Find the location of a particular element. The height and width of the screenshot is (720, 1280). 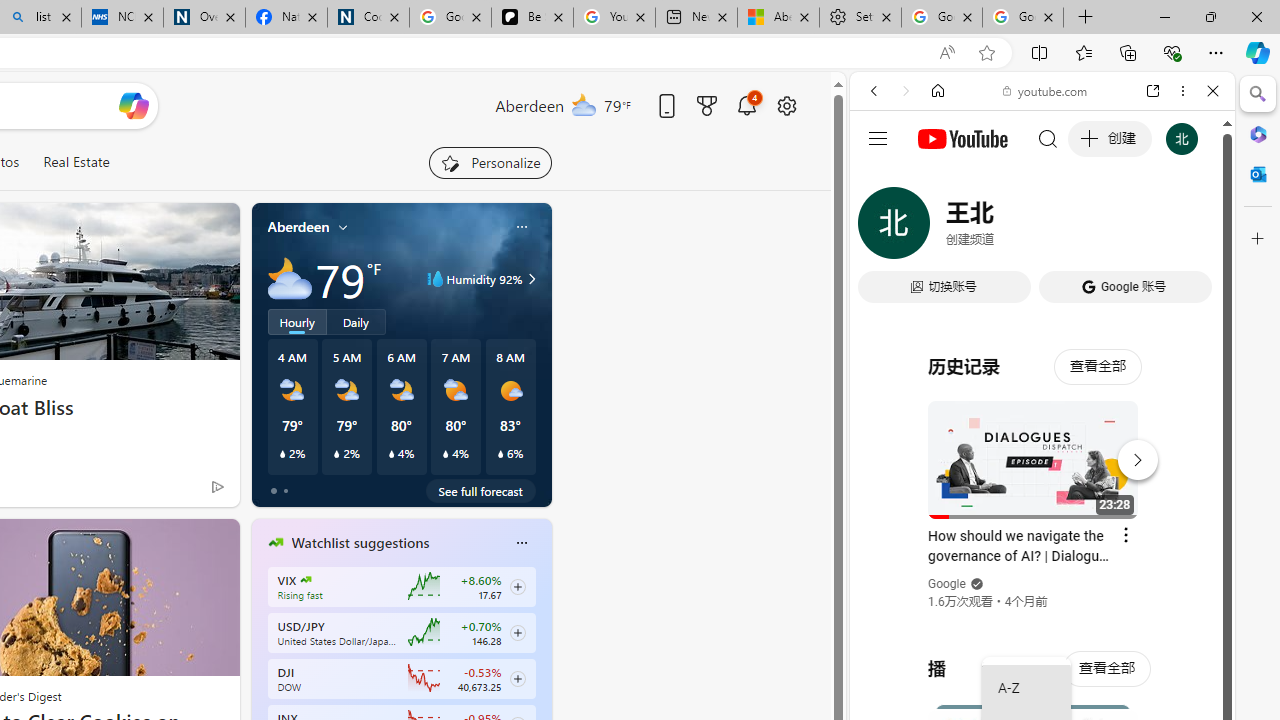

'#you' is located at coordinates (1041, 445).